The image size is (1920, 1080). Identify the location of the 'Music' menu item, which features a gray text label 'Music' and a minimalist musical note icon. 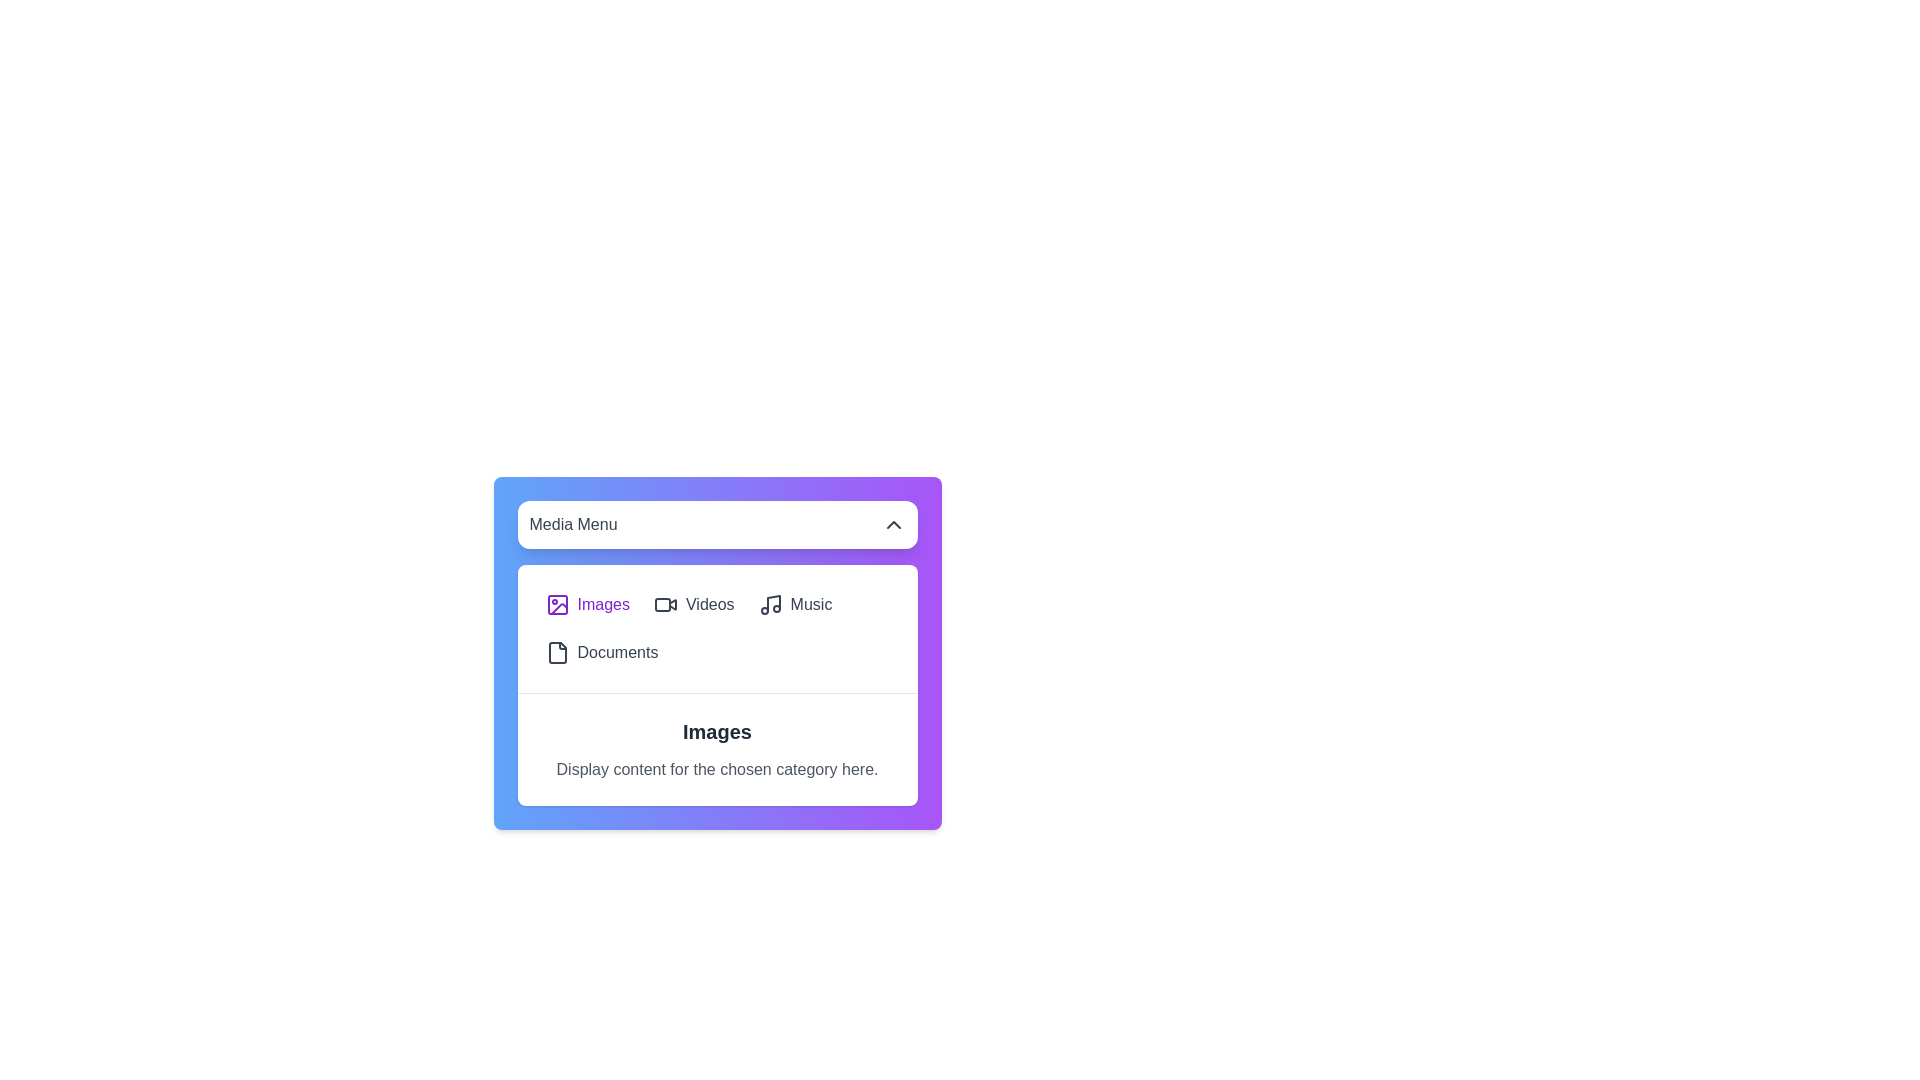
(794, 604).